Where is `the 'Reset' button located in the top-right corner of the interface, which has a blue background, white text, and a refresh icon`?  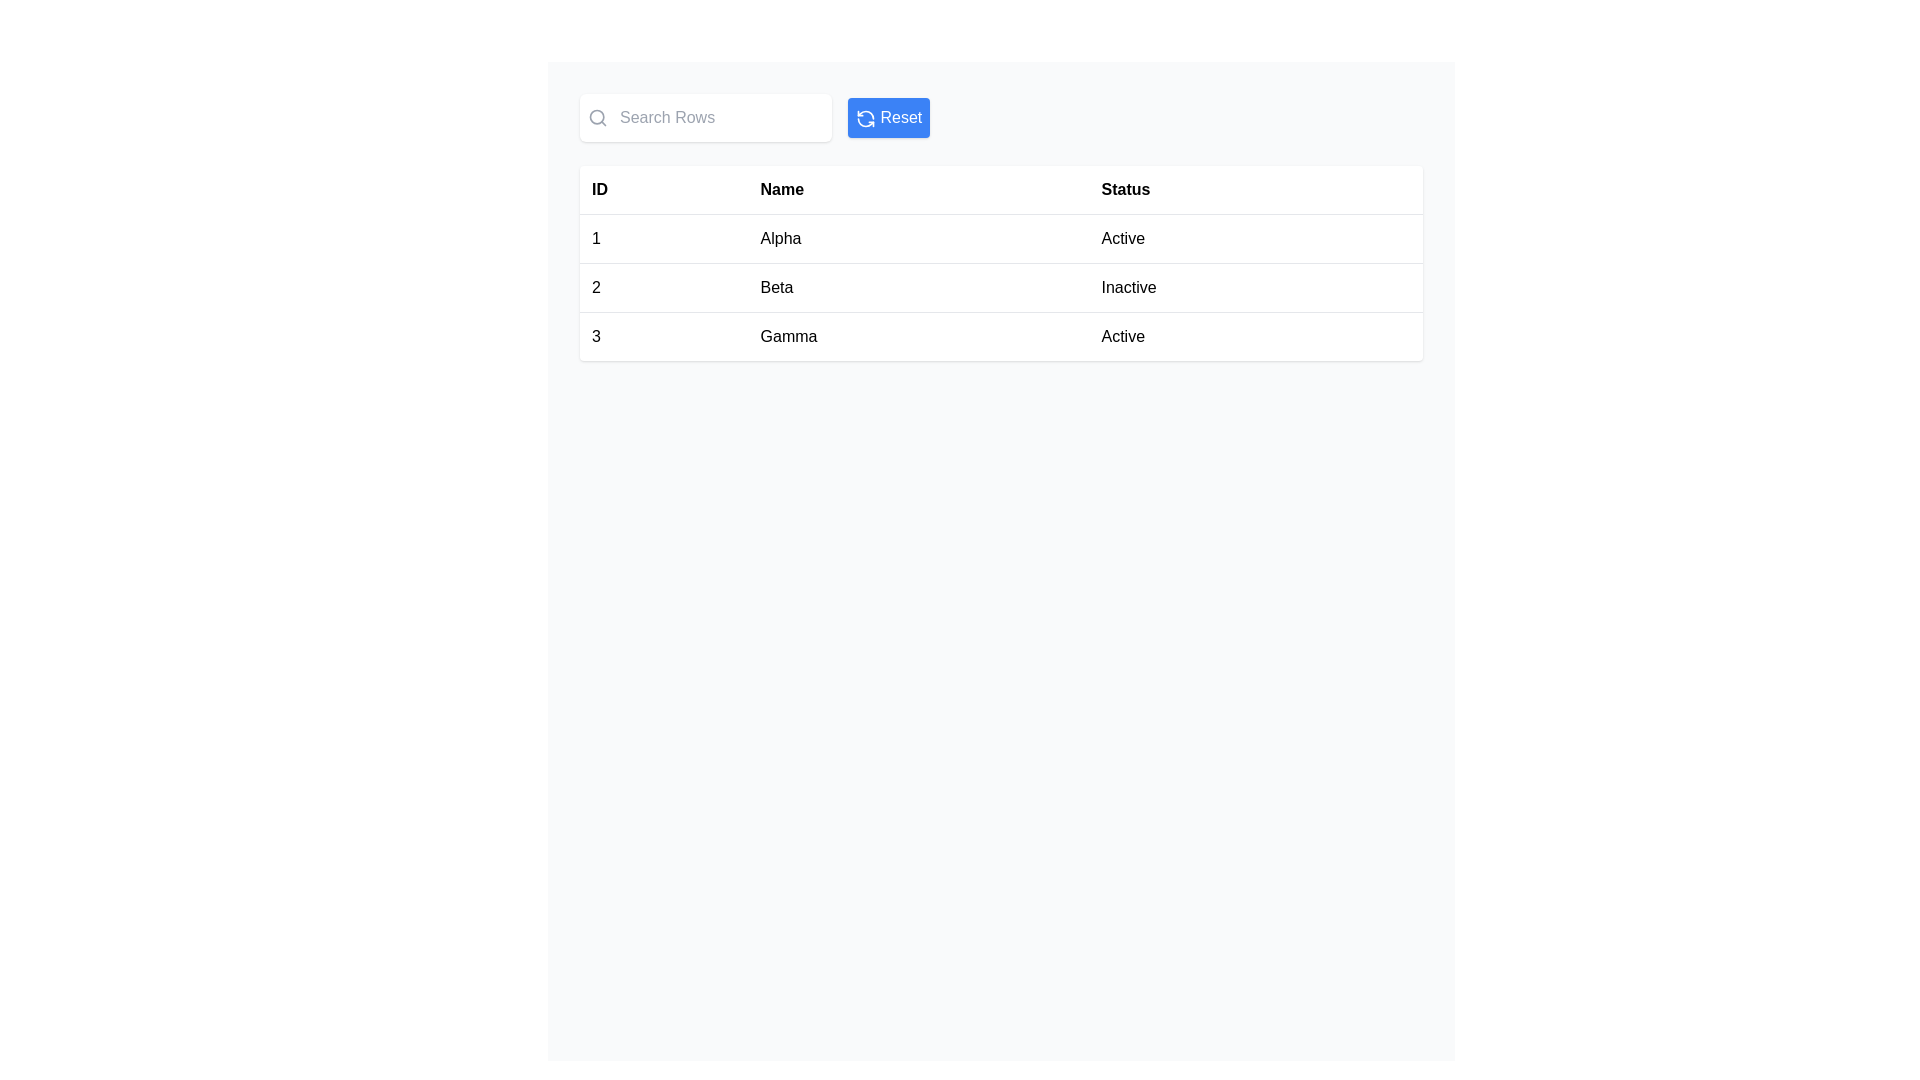
the 'Reset' button located in the top-right corner of the interface, which has a blue background, white text, and a refresh icon is located at coordinates (888, 118).